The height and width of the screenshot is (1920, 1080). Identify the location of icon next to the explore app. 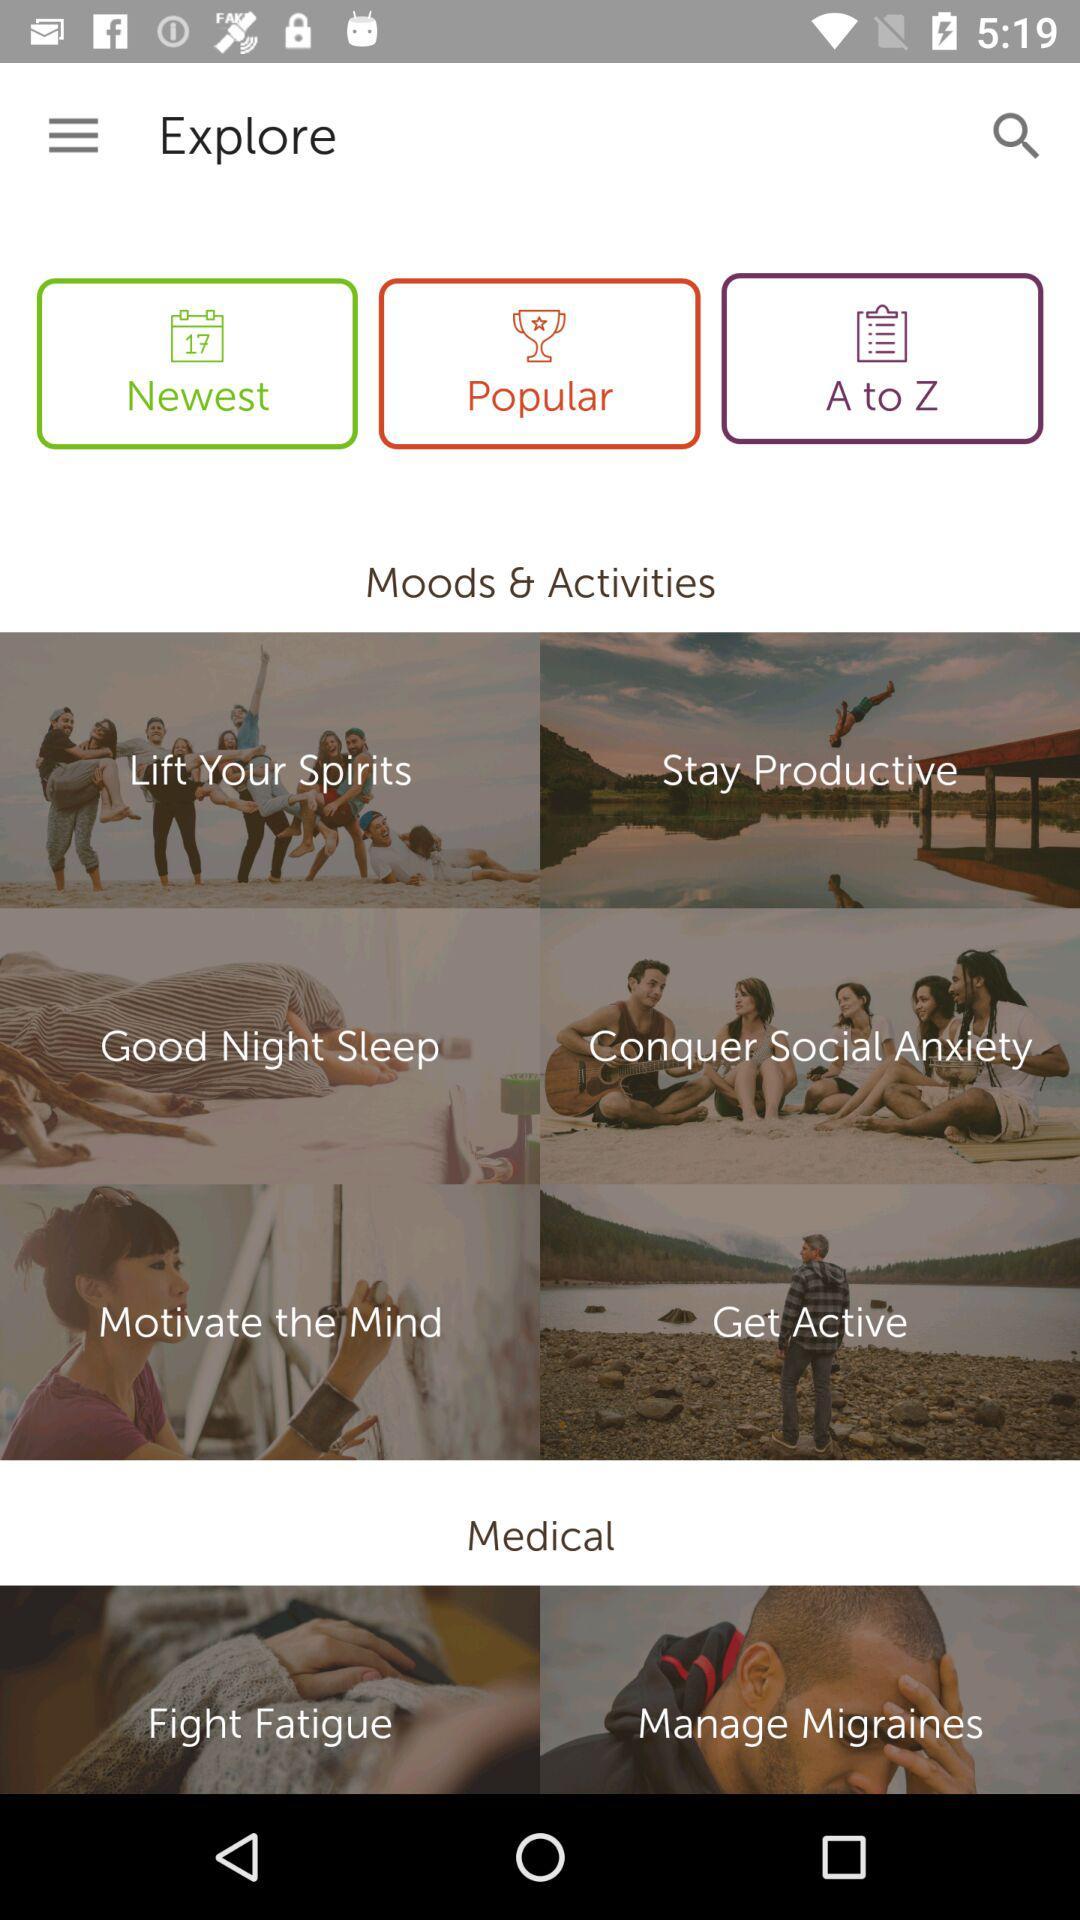
(72, 135).